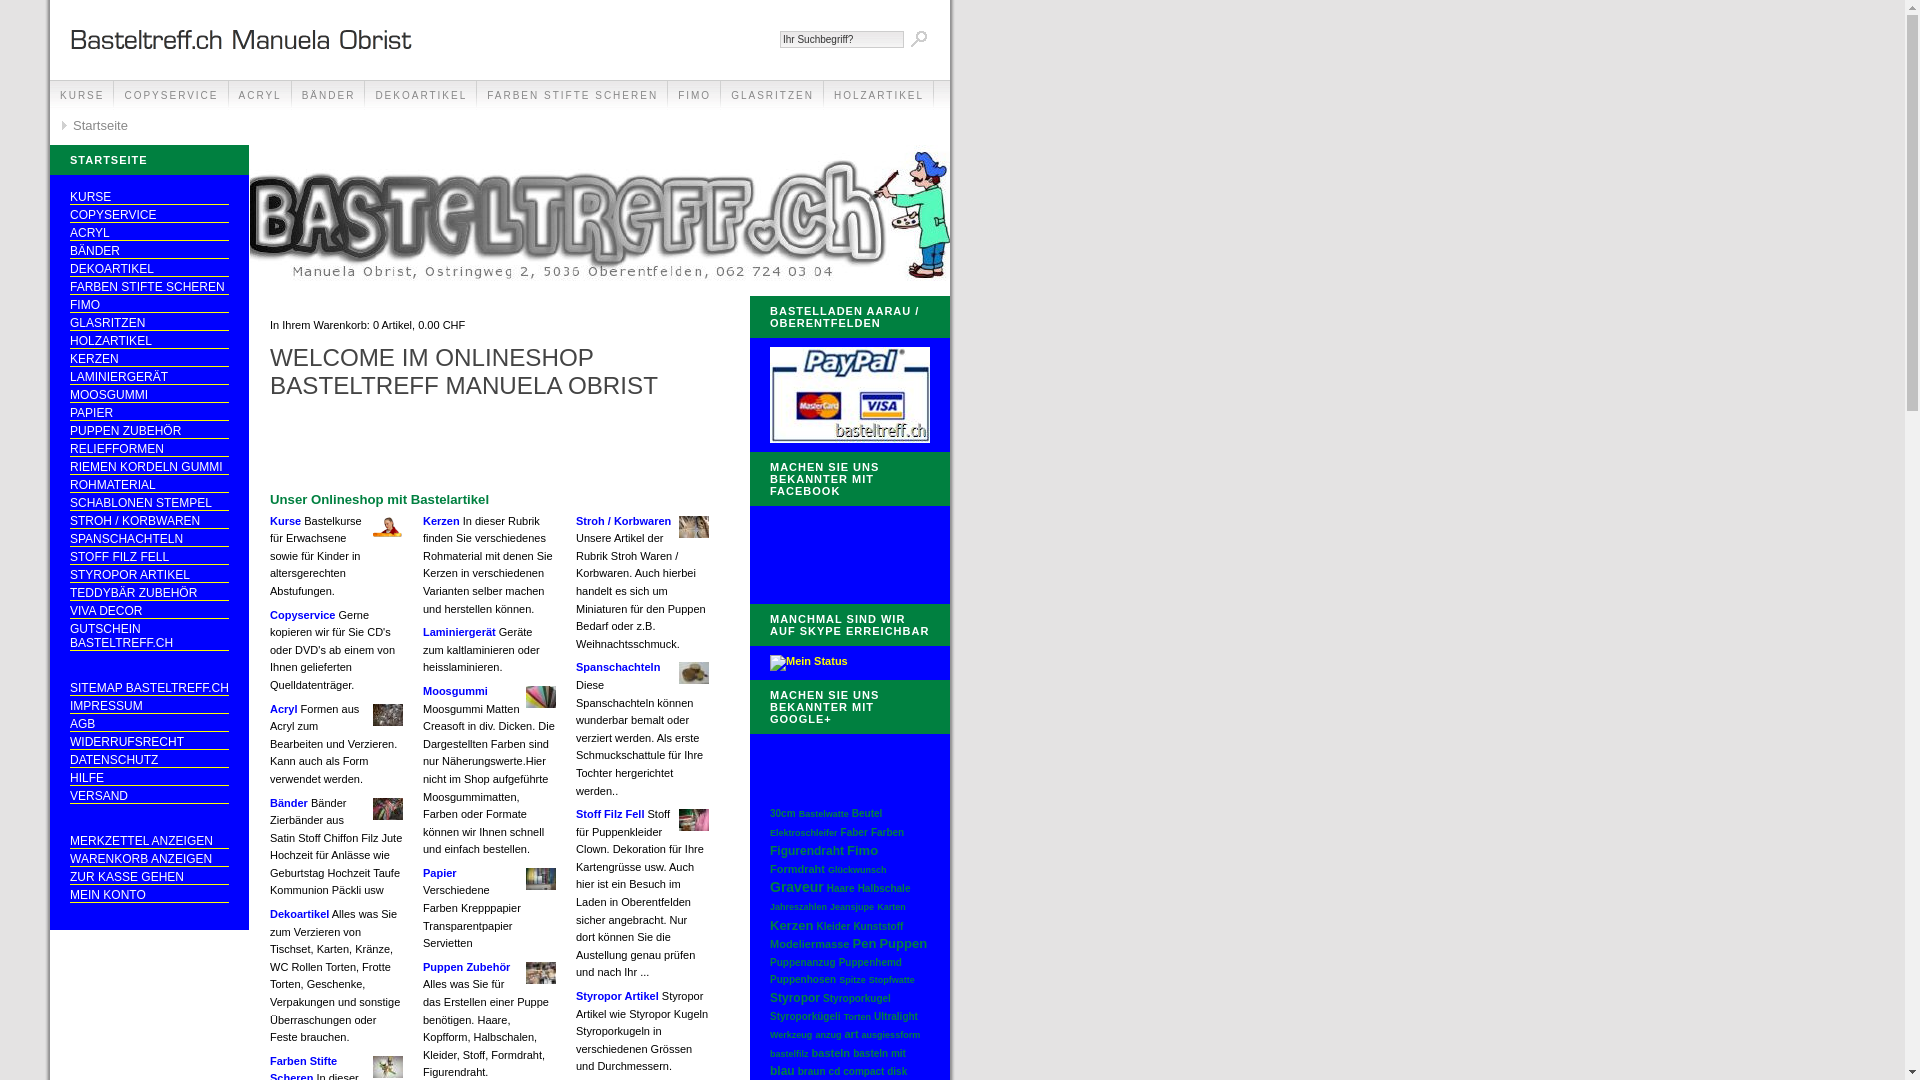 The height and width of the screenshot is (1080, 1920). Describe the element at coordinates (815, 1034) in the screenshot. I see `'anzug'` at that location.